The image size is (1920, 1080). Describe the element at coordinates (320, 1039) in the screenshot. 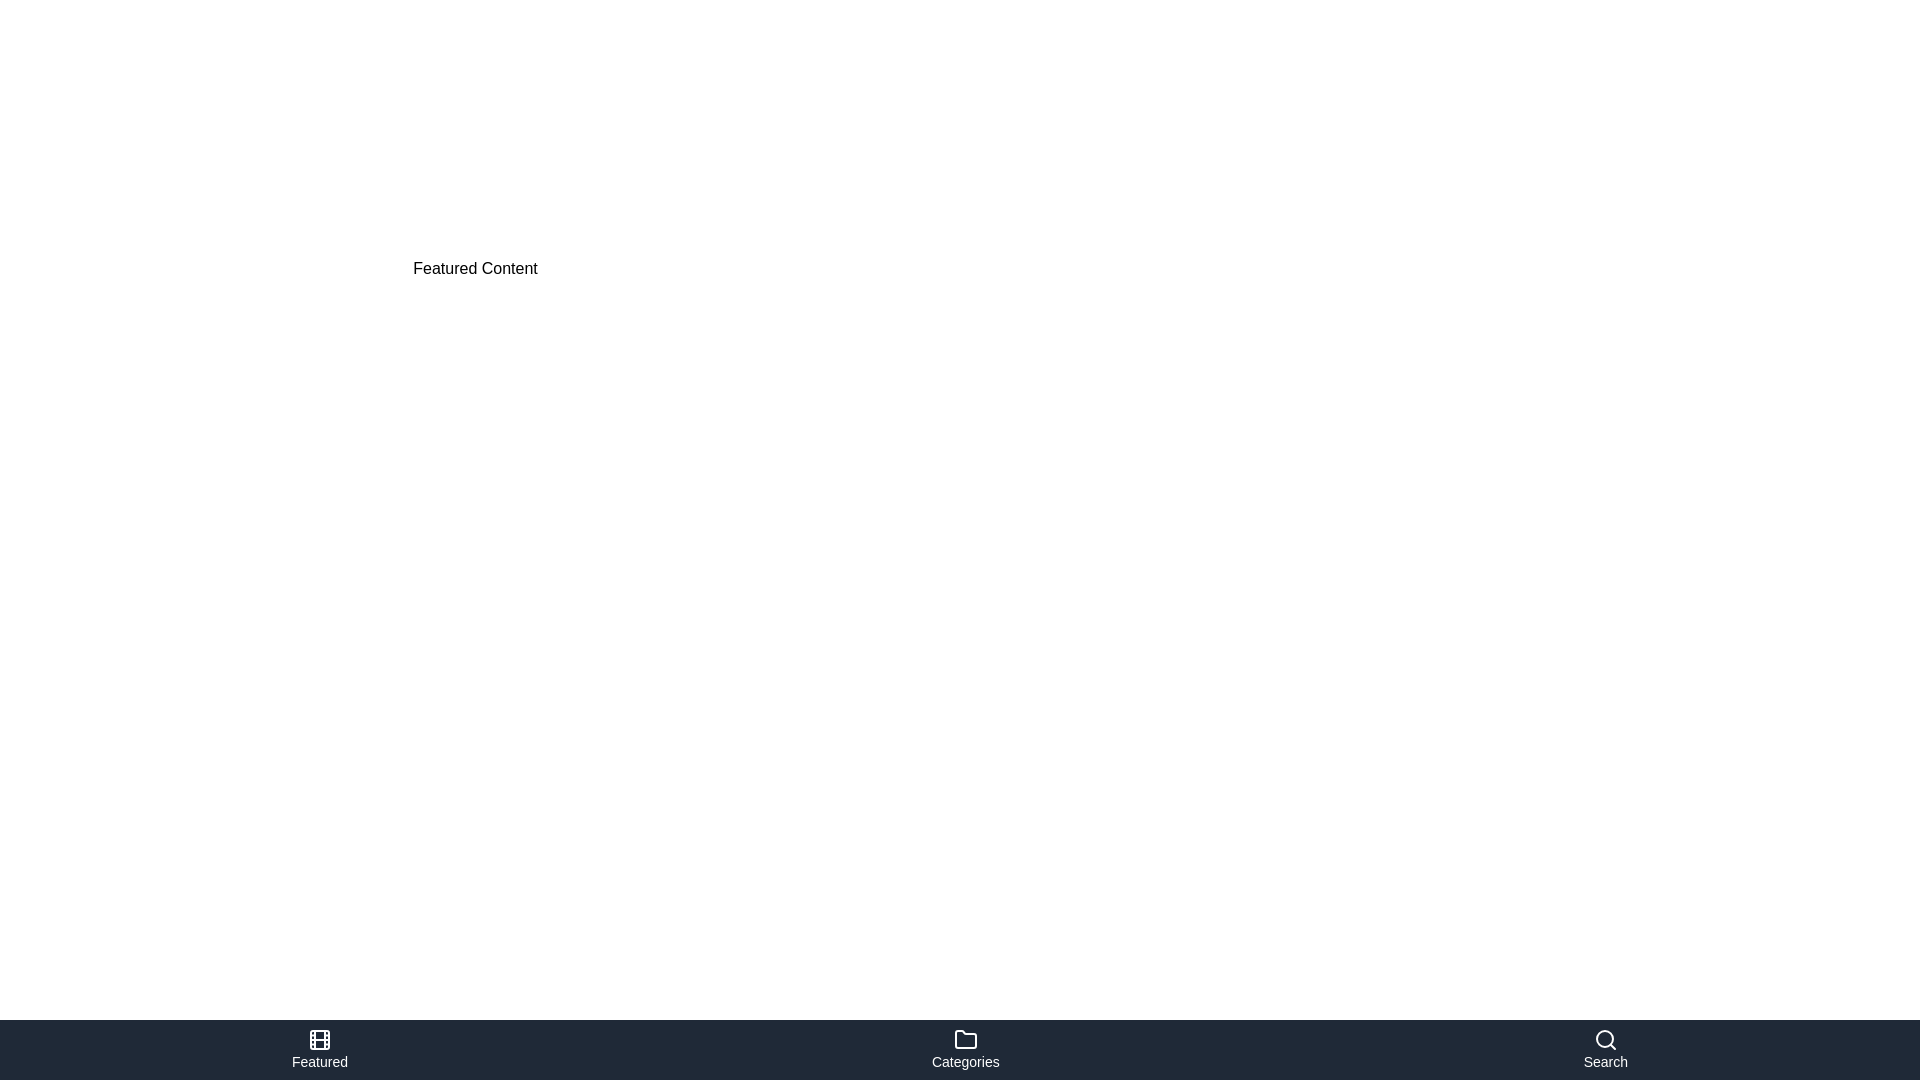

I see `the film reel icon located in the center of the dark bottom navigation bar` at that location.